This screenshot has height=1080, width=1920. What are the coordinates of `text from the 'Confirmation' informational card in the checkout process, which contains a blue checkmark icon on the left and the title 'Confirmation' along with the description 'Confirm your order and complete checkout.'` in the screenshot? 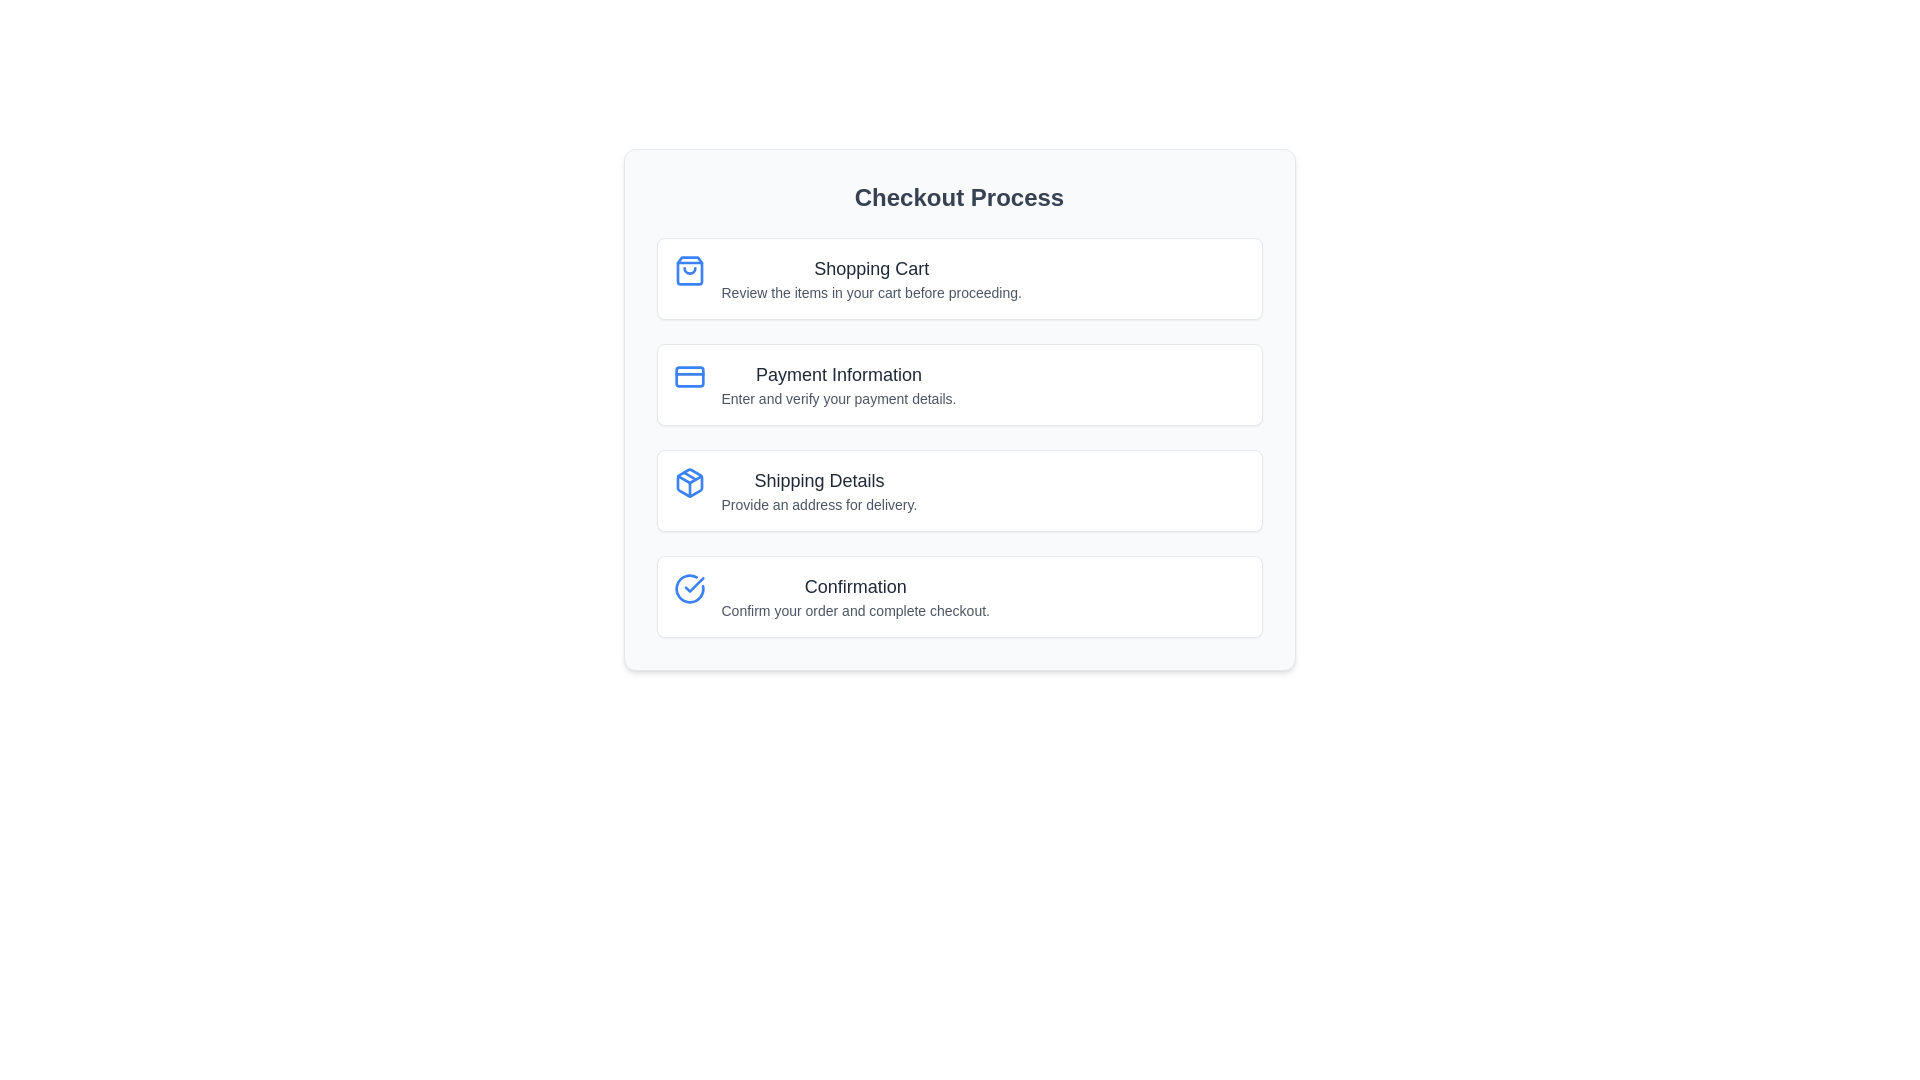 It's located at (958, 596).